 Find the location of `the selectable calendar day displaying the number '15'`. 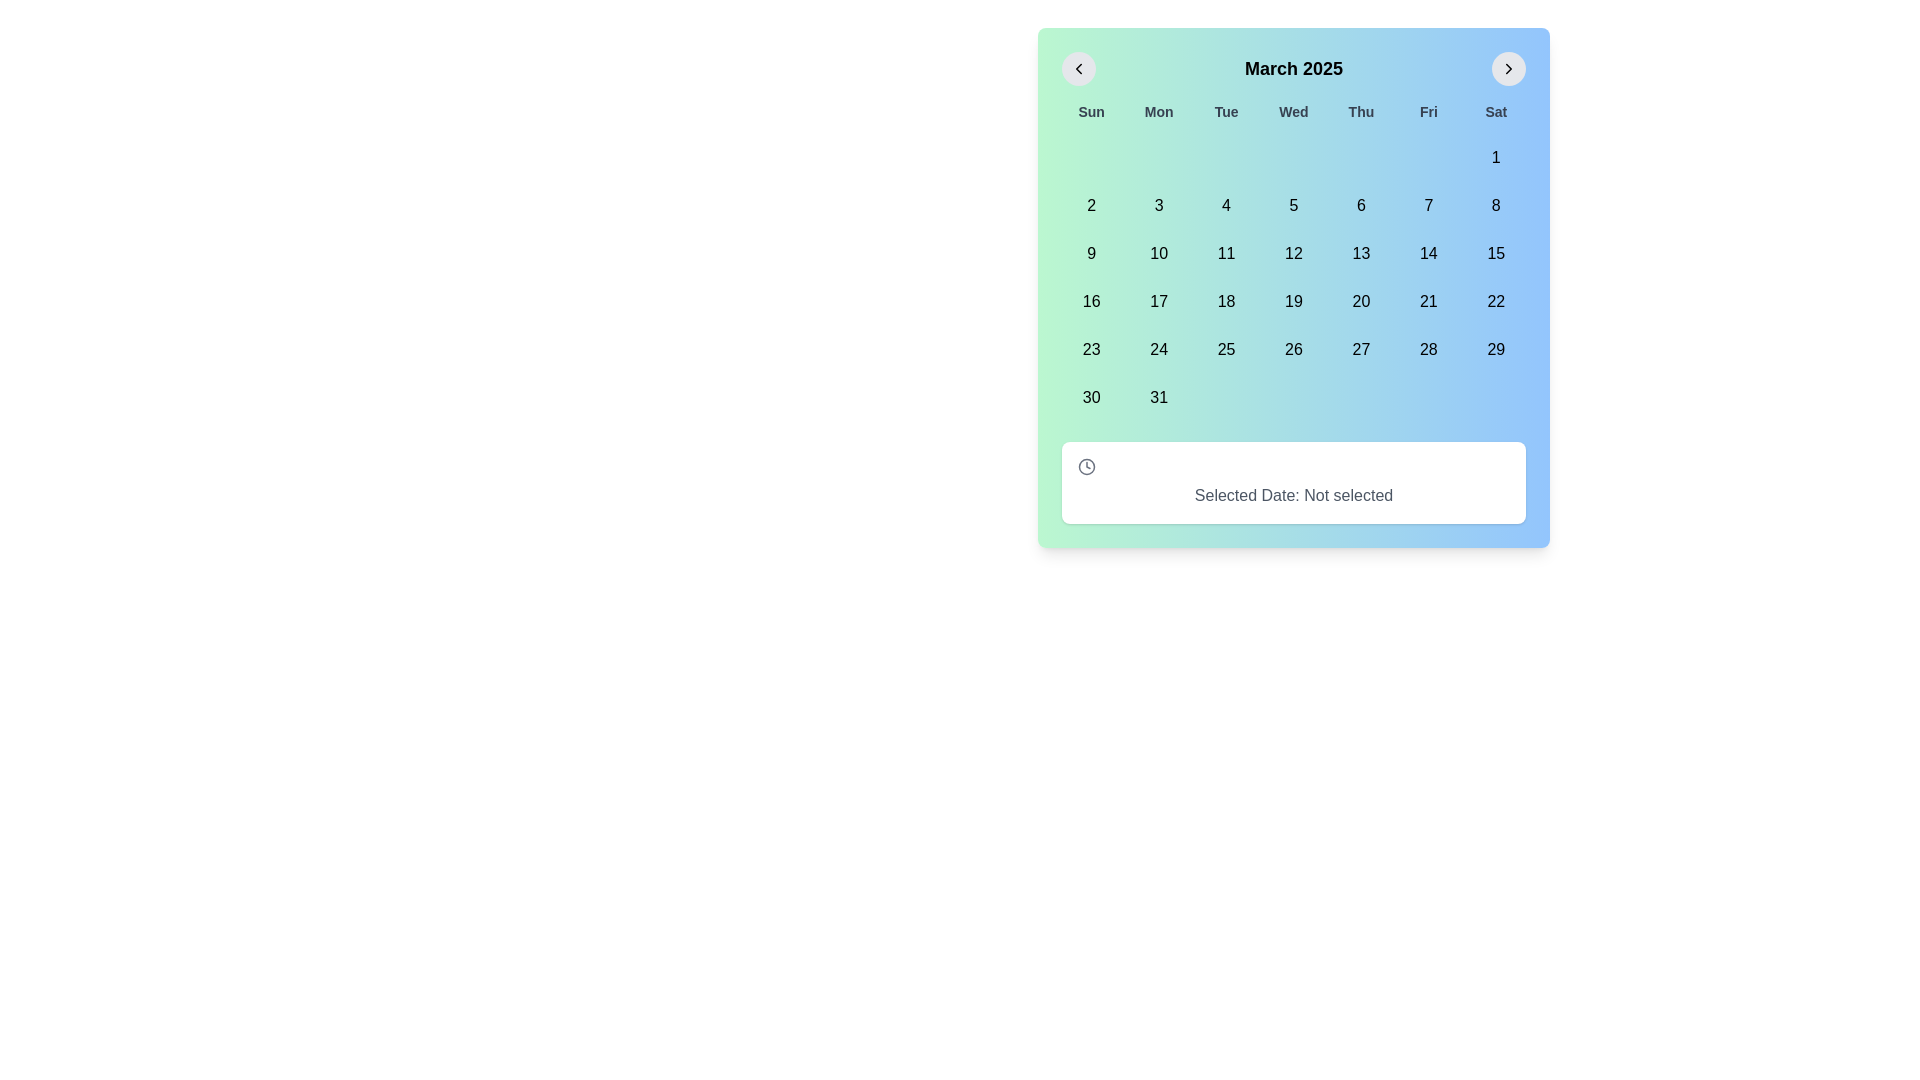

the selectable calendar day displaying the number '15' is located at coordinates (1496, 253).